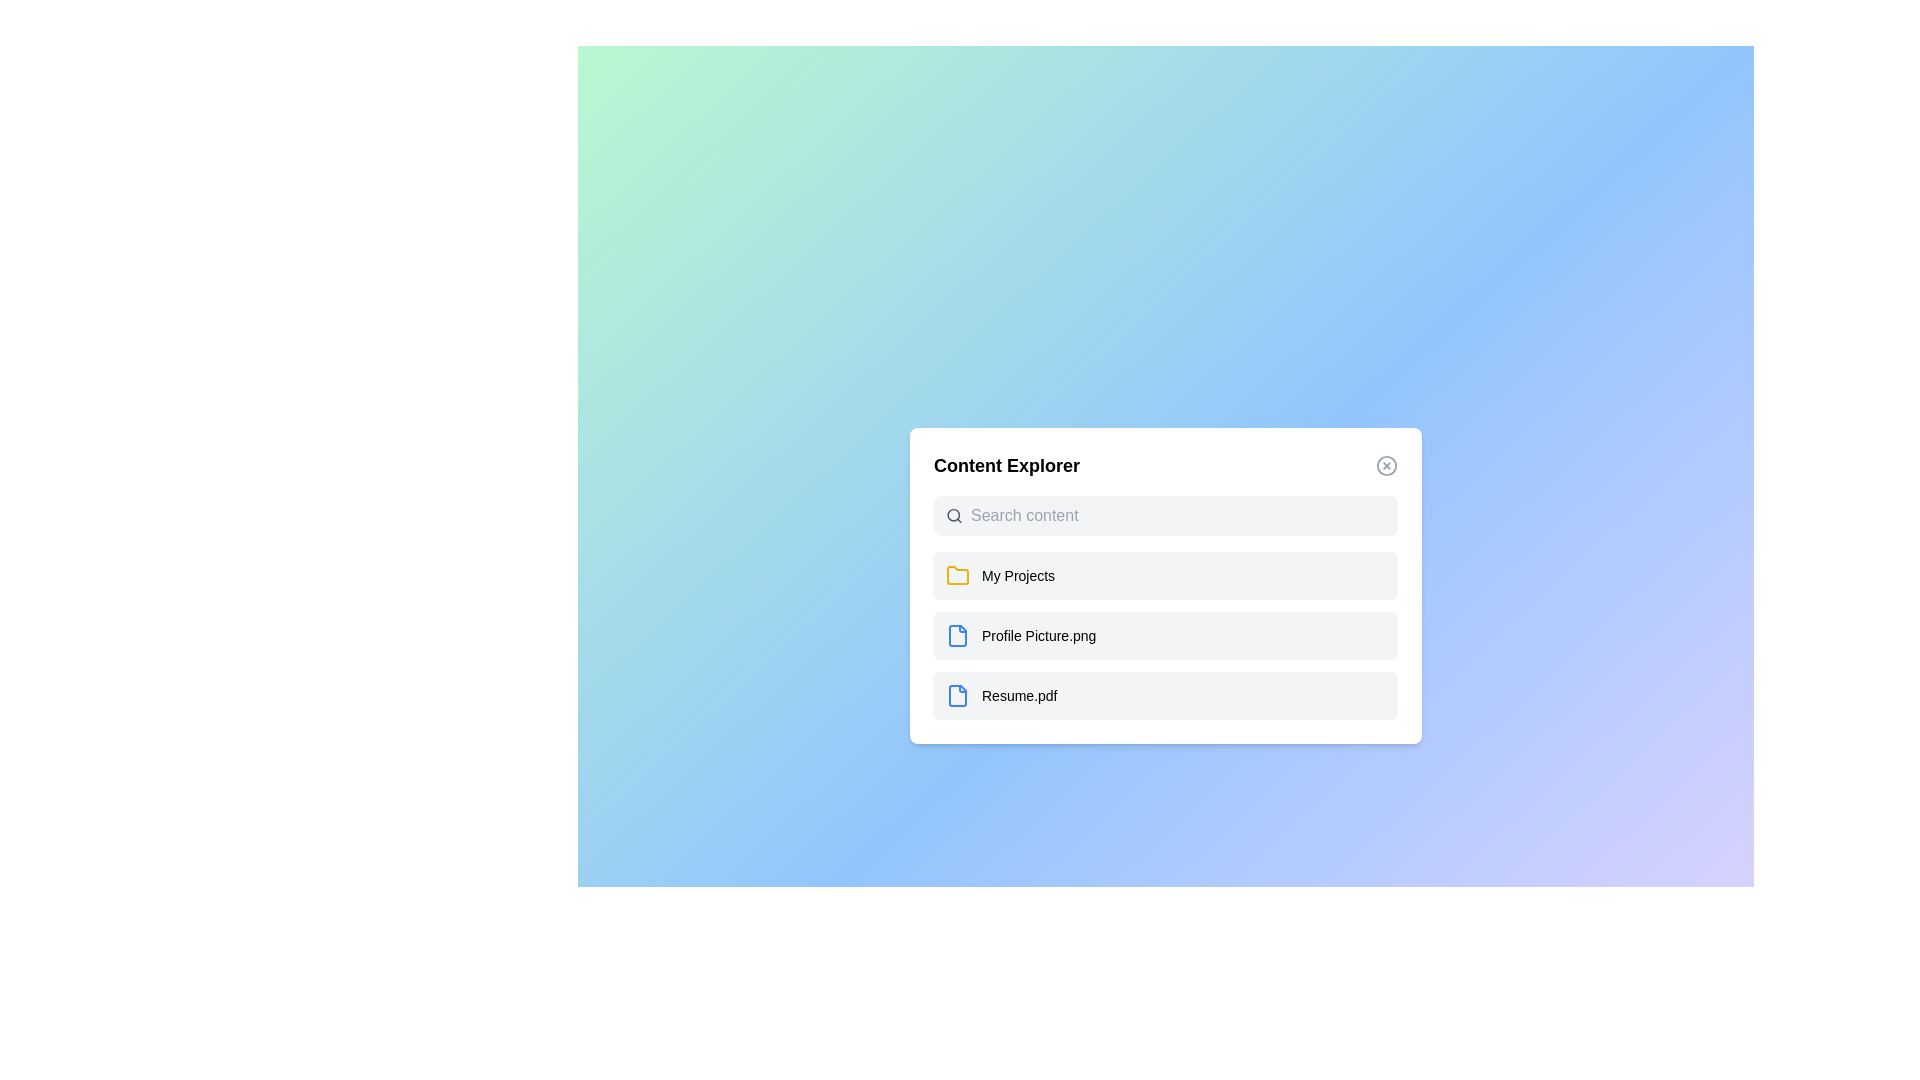 The width and height of the screenshot is (1920, 1080). I want to click on the close button to close the dialog, so click(1386, 466).